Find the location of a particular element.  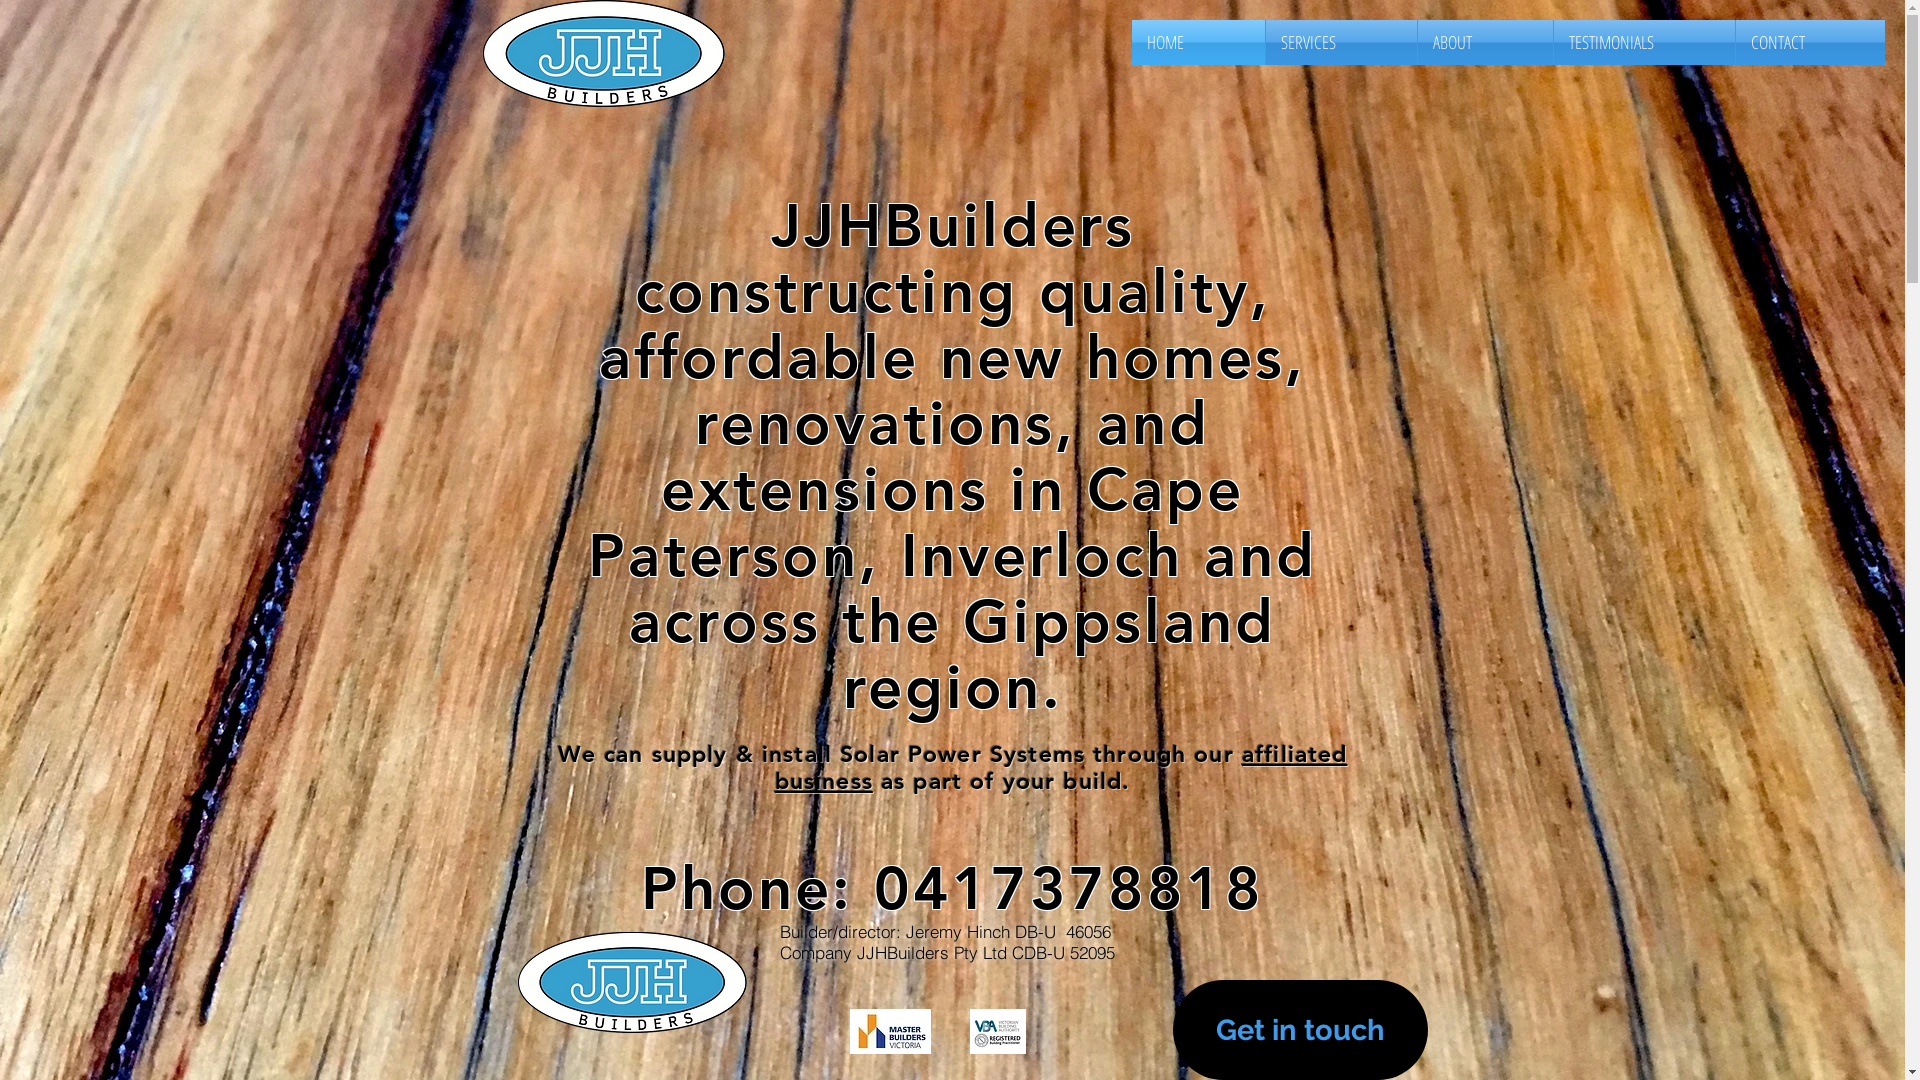

'HOME' is located at coordinates (1132, 42).